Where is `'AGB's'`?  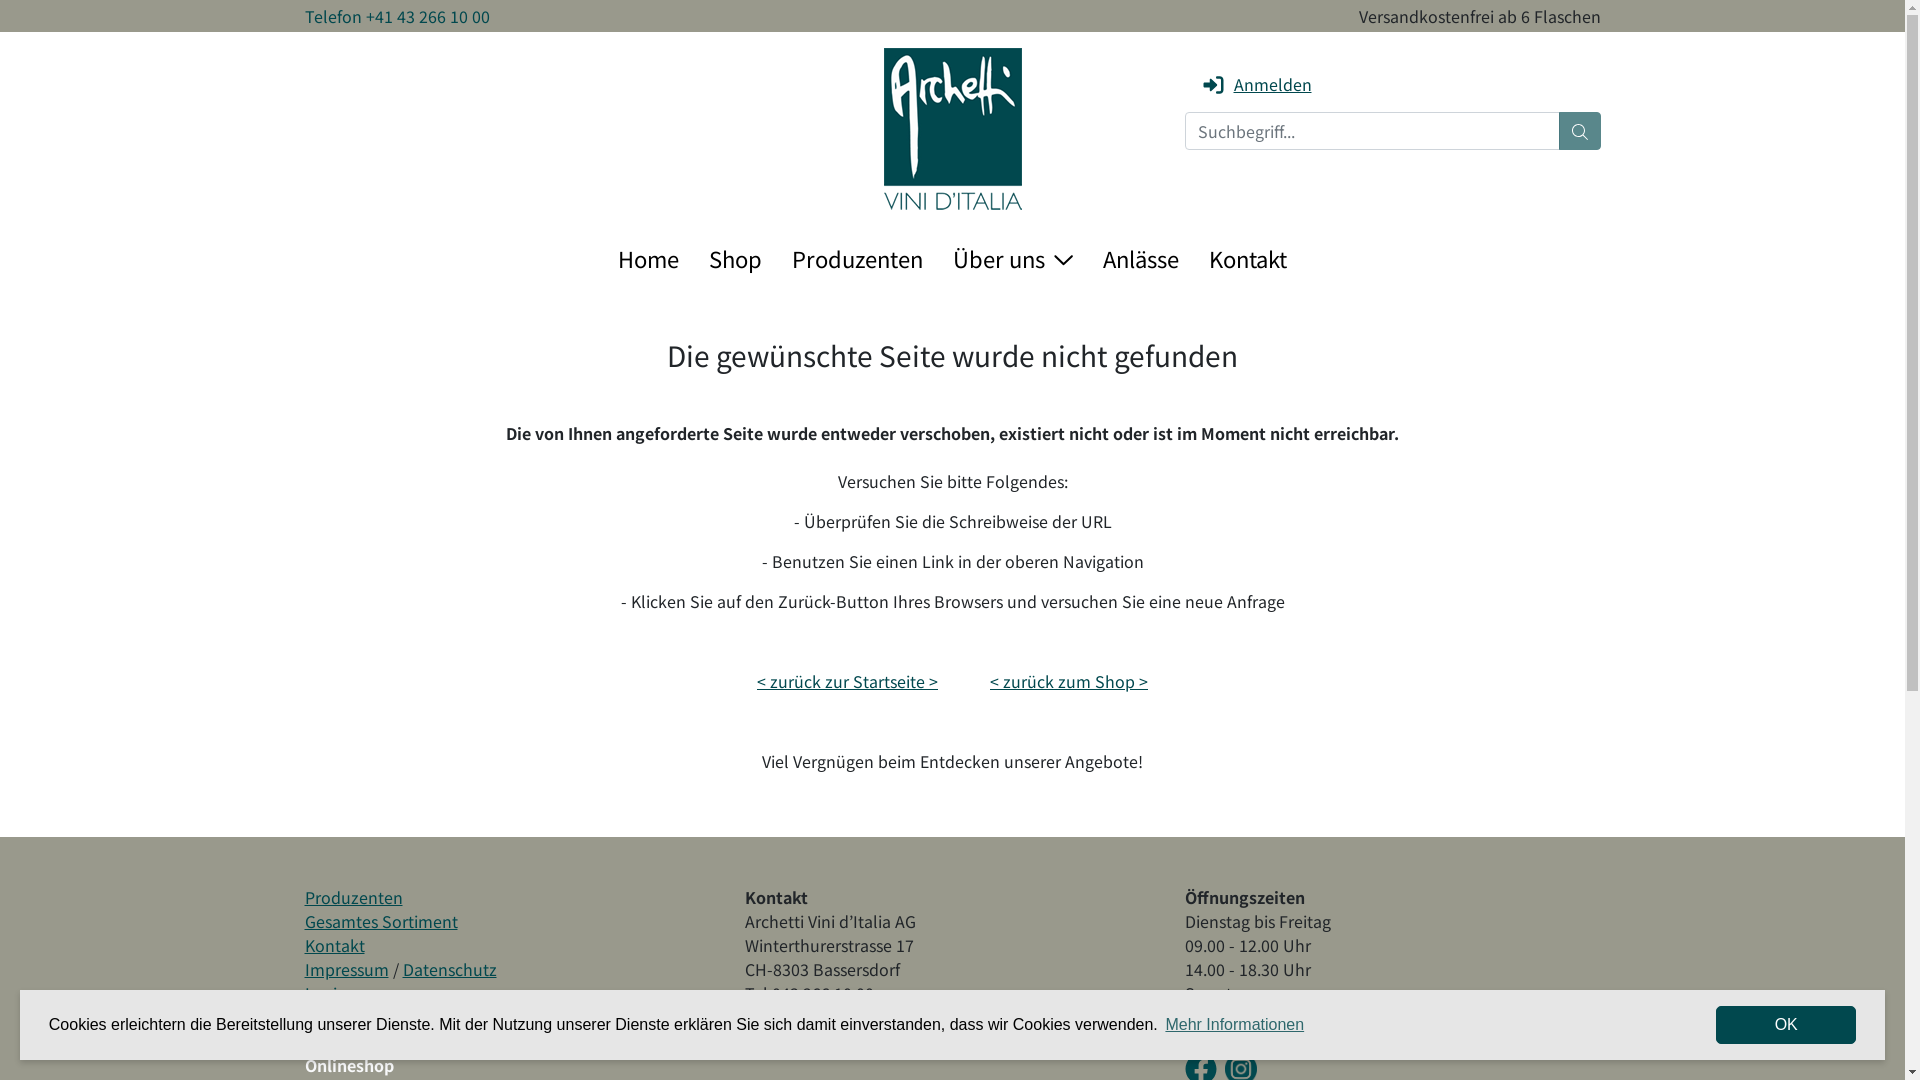 'AGB's' is located at coordinates (302, 1017).